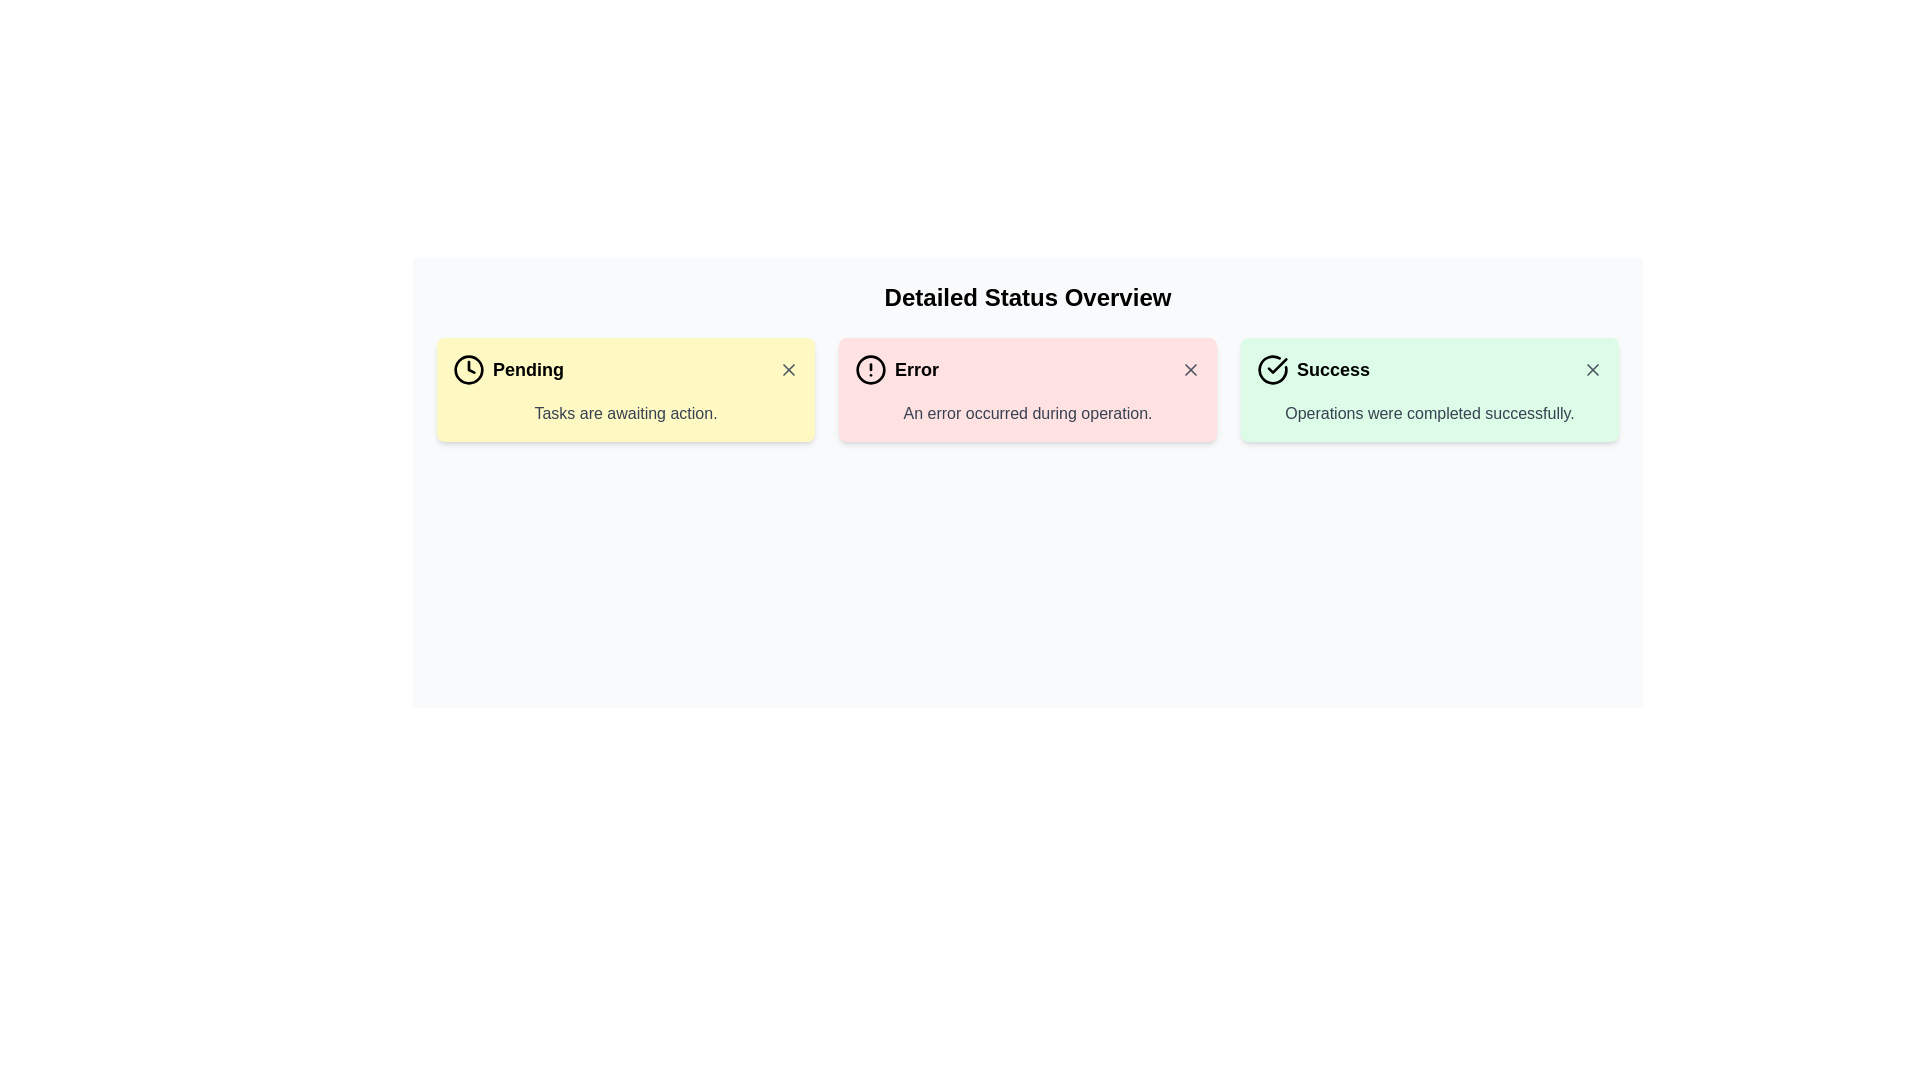 The height and width of the screenshot is (1080, 1920). What do you see at coordinates (1592, 370) in the screenshot?
I see `the diagonal cross icon in the top-right corner of the 'Success' card` at bounding box center [1592, 370].